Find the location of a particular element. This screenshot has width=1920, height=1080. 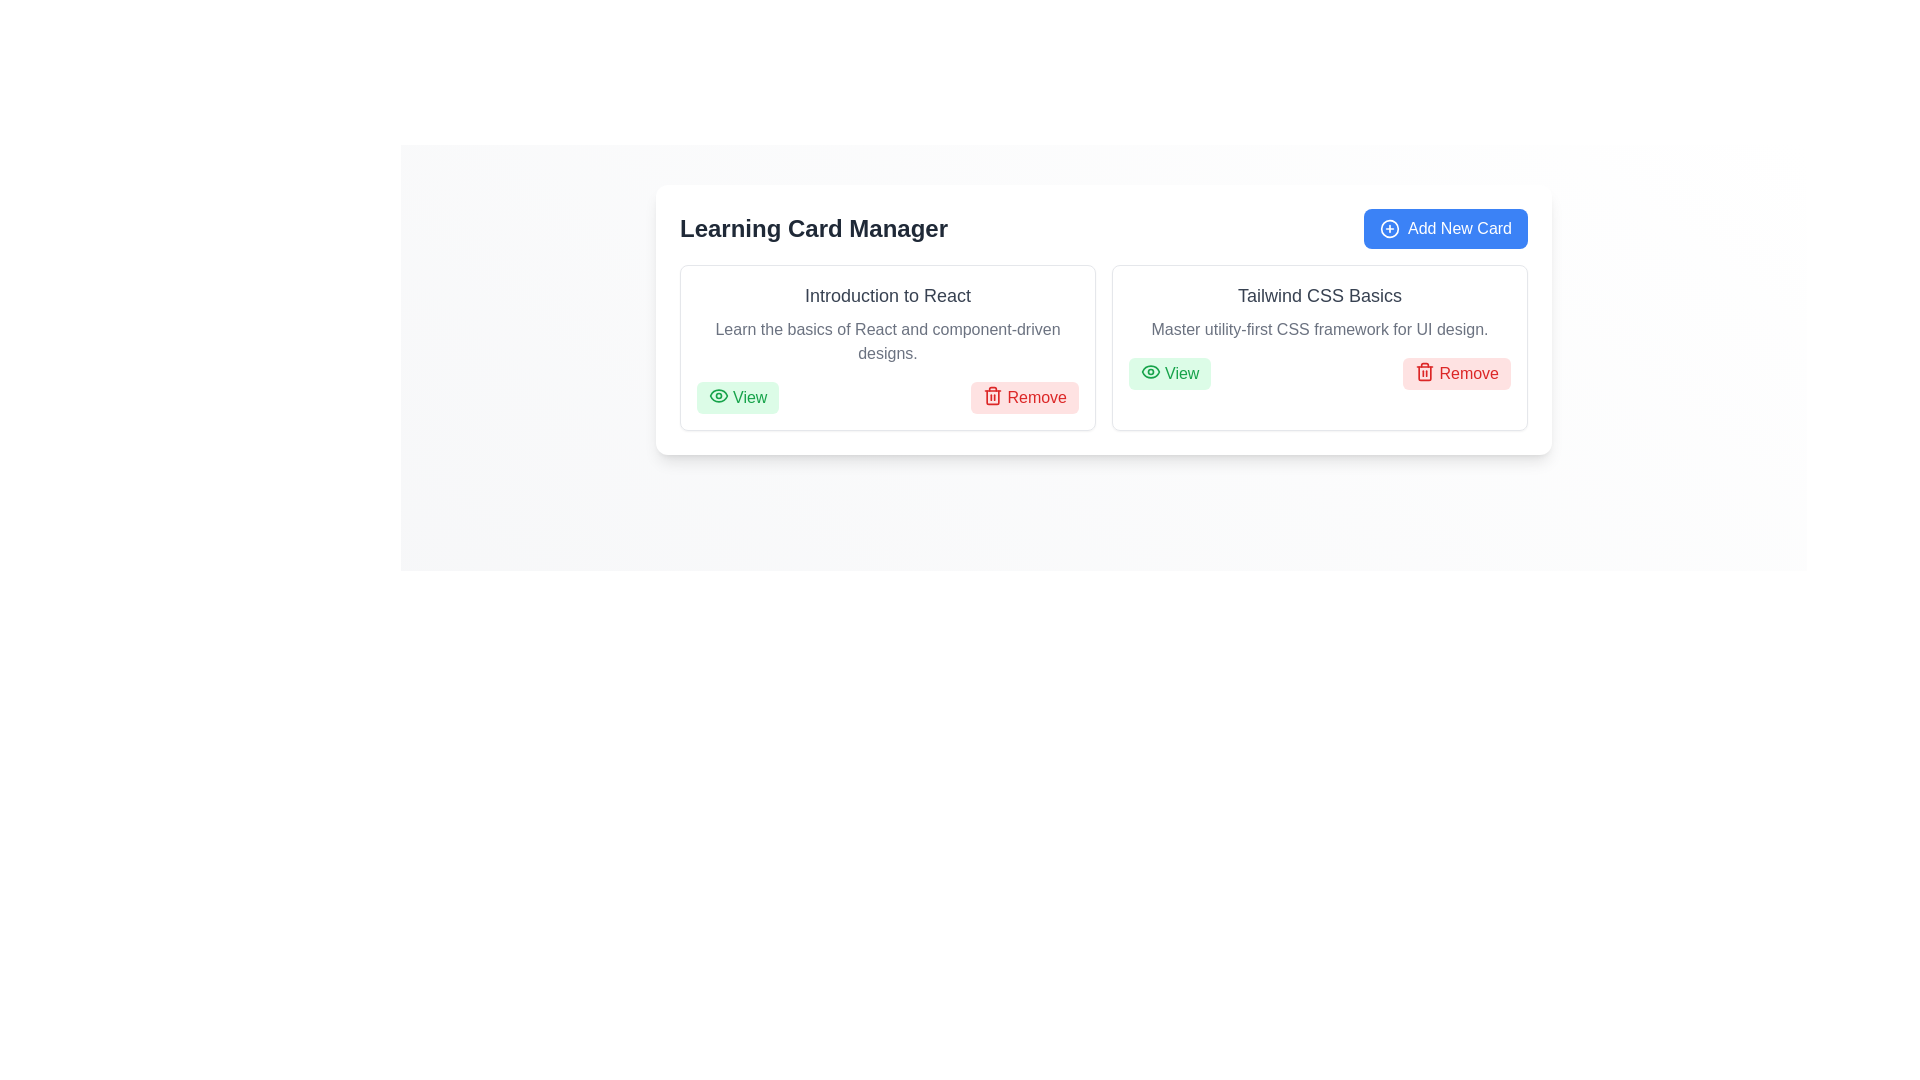

the left-side green 'View' button icon that is part of the second card titled 'Tailwind CSS Basics' in the application UI is located at coordinates (1151, 371).